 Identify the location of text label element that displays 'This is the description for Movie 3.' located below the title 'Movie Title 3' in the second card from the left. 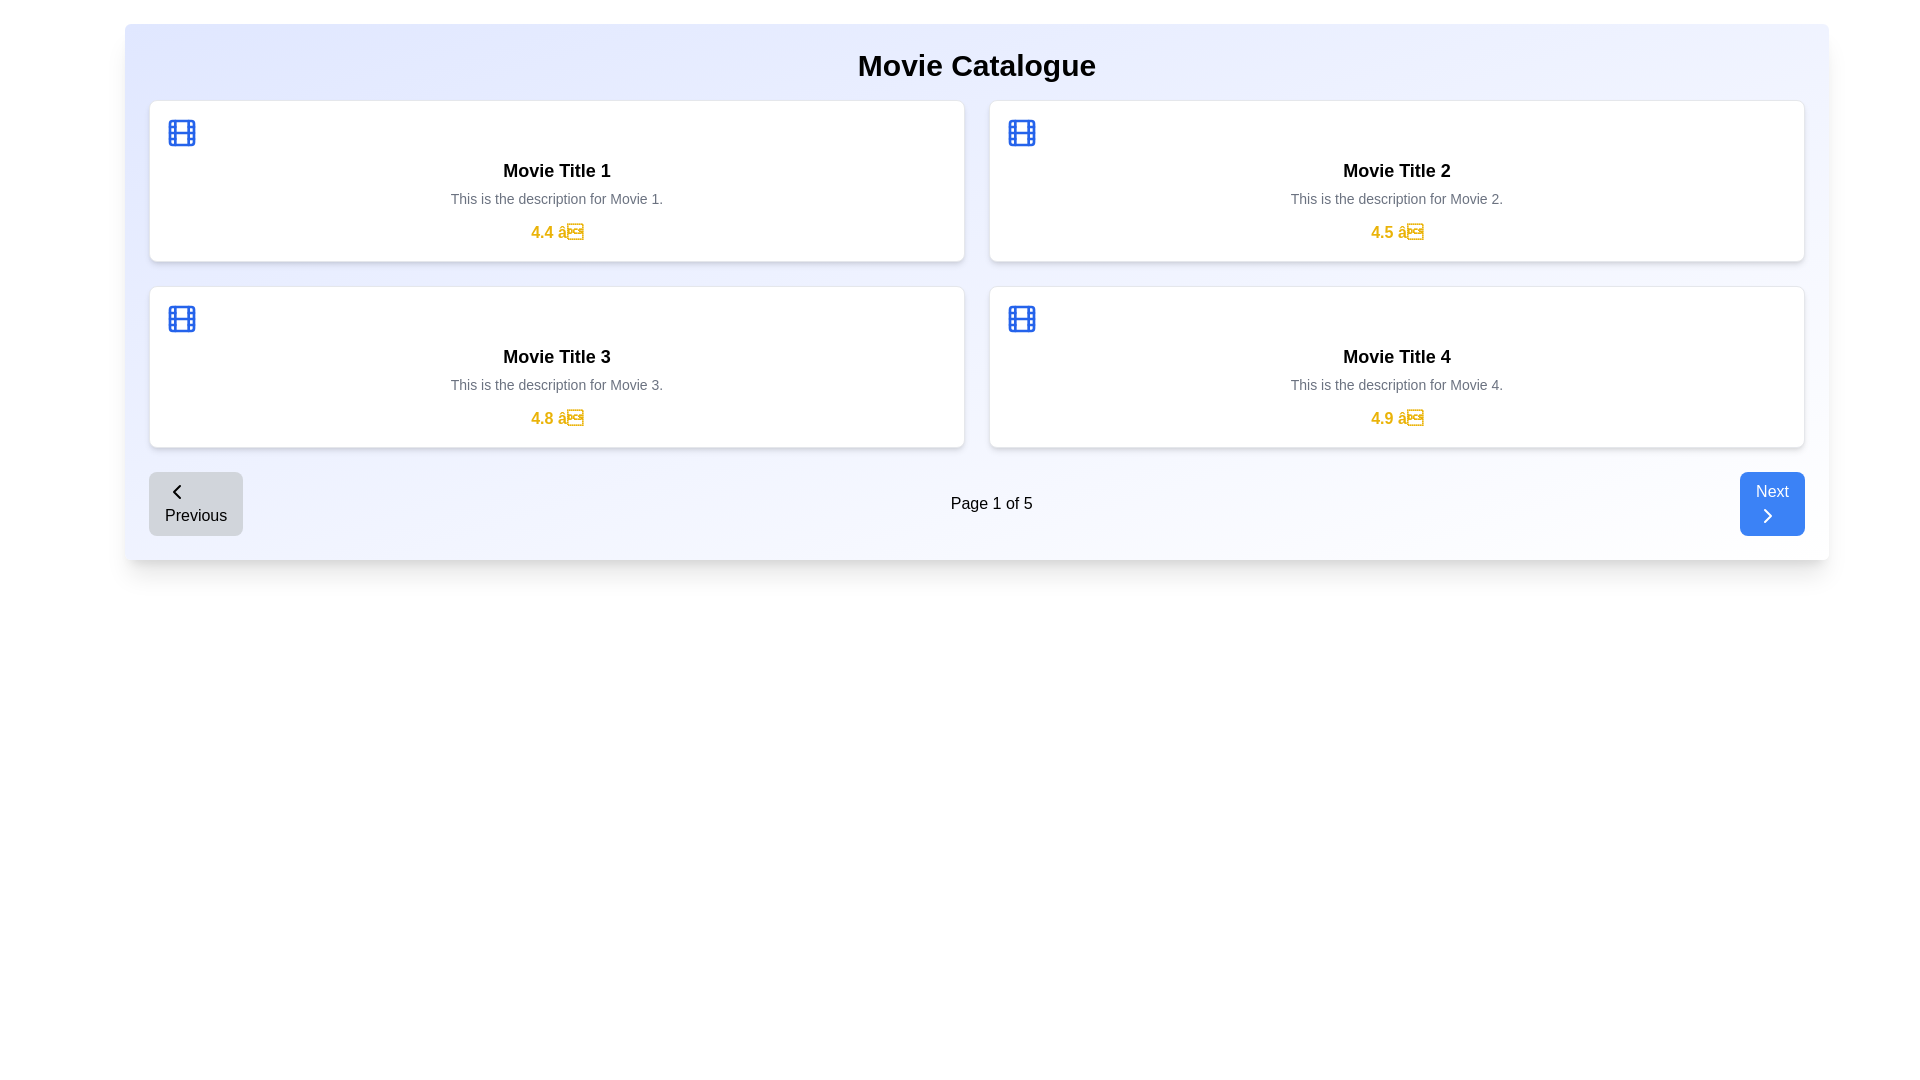
(556, 385).